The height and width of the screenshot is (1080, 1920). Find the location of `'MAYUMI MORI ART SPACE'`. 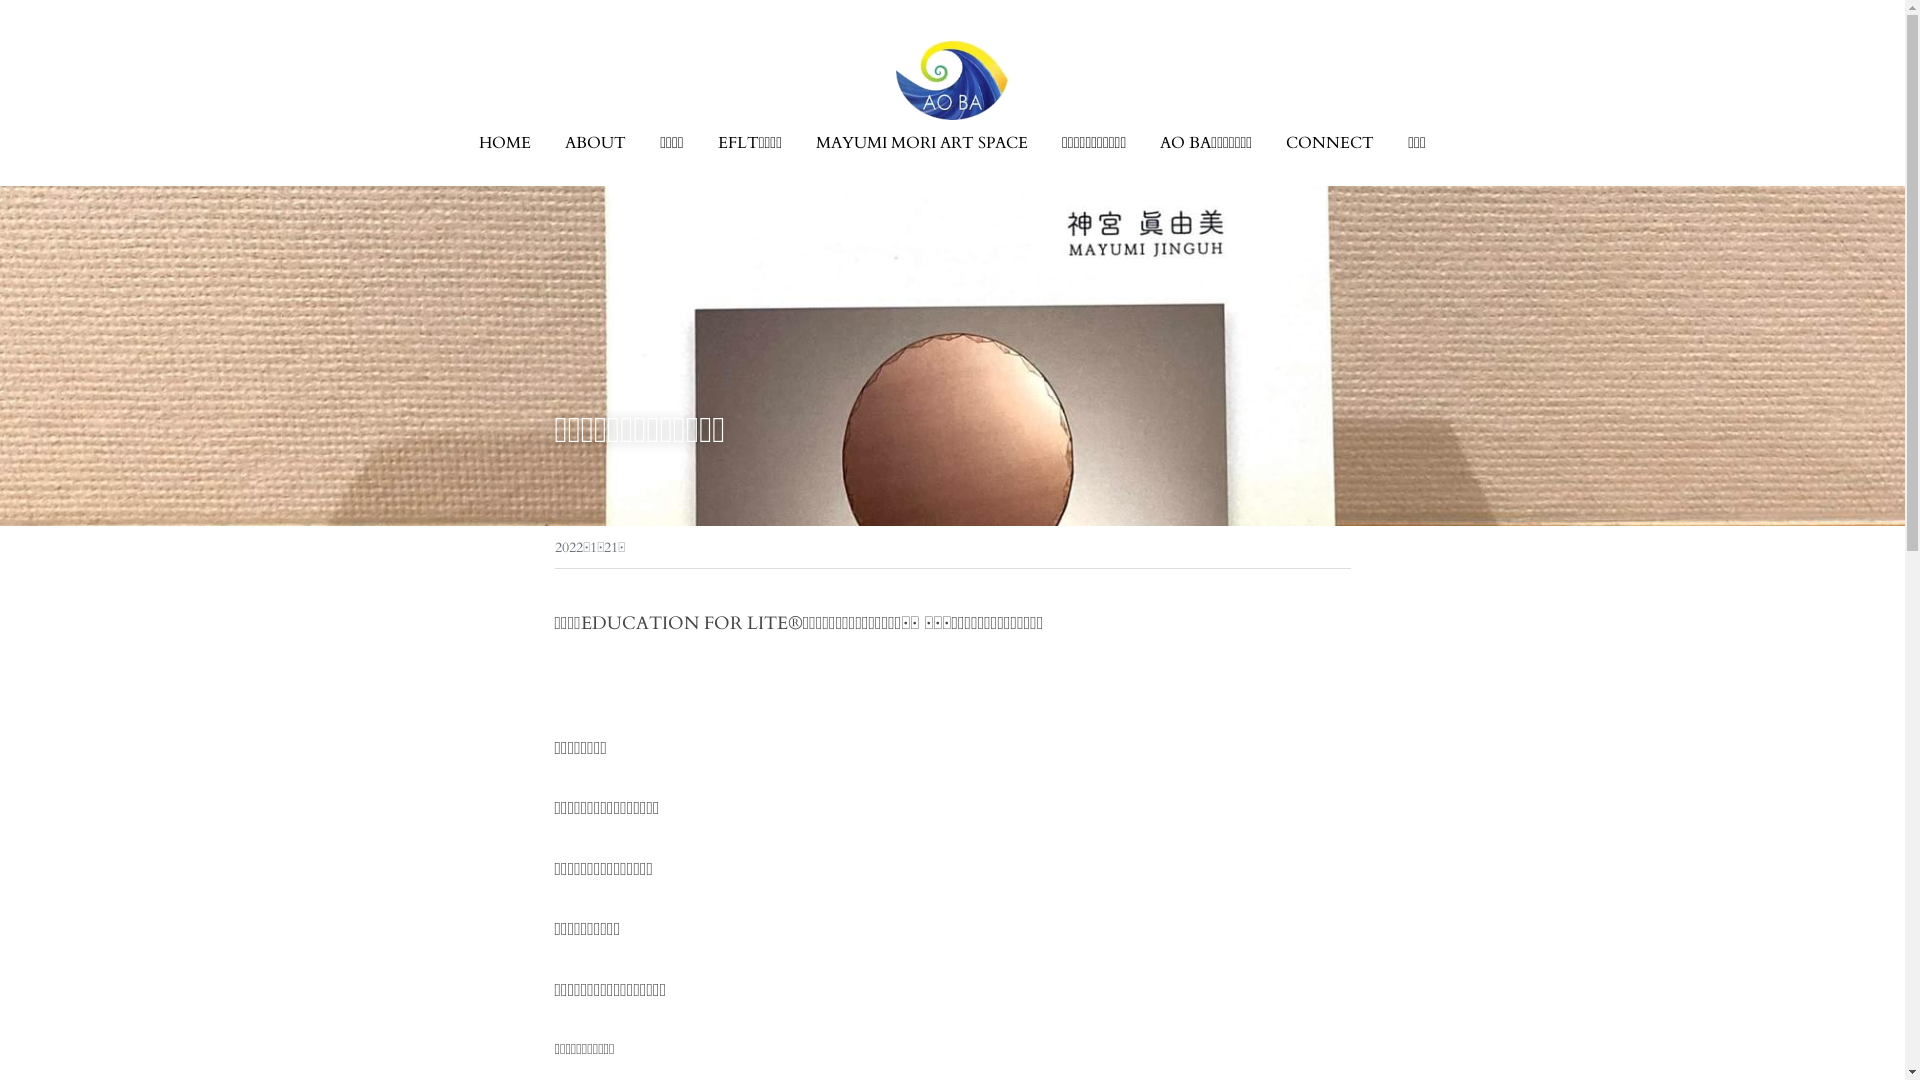

'MAYUMI MORI ART SPACE' is located at coordinates (816, 141).